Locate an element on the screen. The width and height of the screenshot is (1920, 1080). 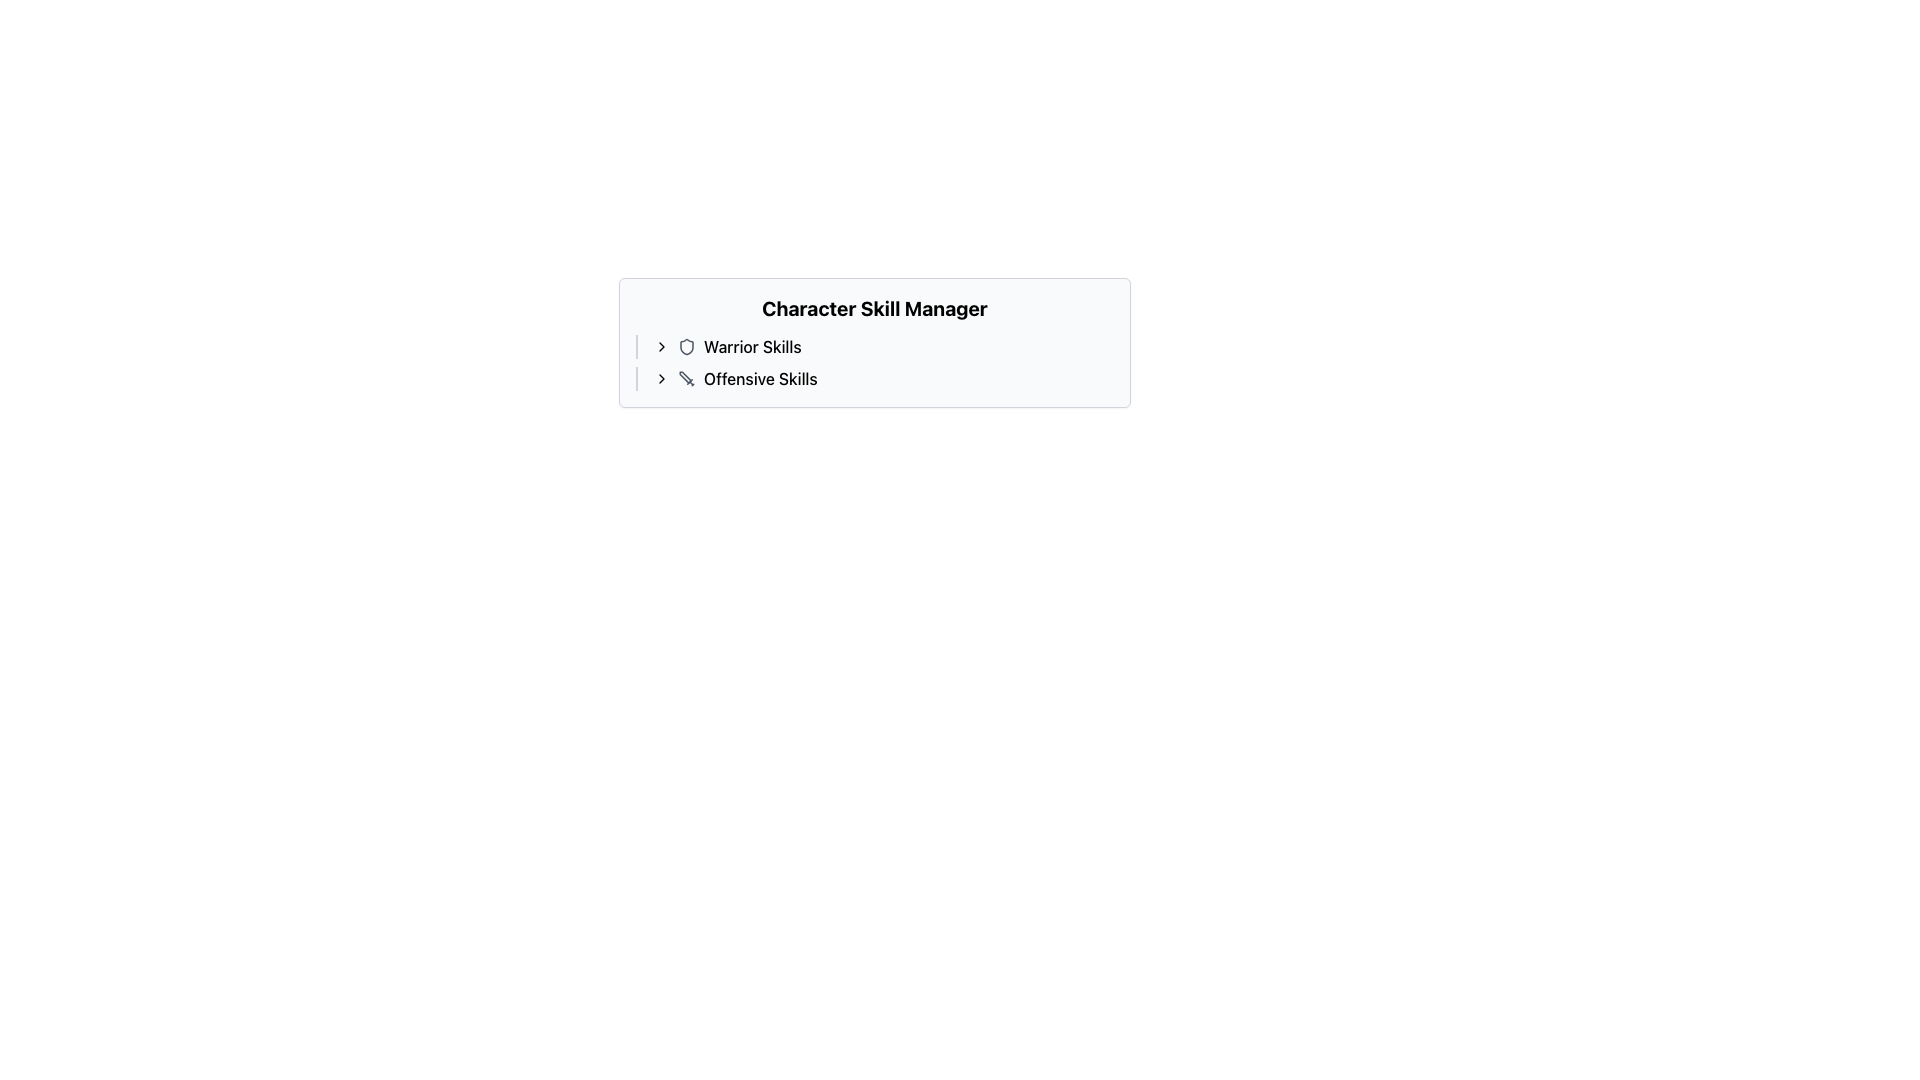
the offensive skills icon located left of the text 'Offensive Skills', which is the second icon in the horizontal layout is located at coordinates (686, 378).